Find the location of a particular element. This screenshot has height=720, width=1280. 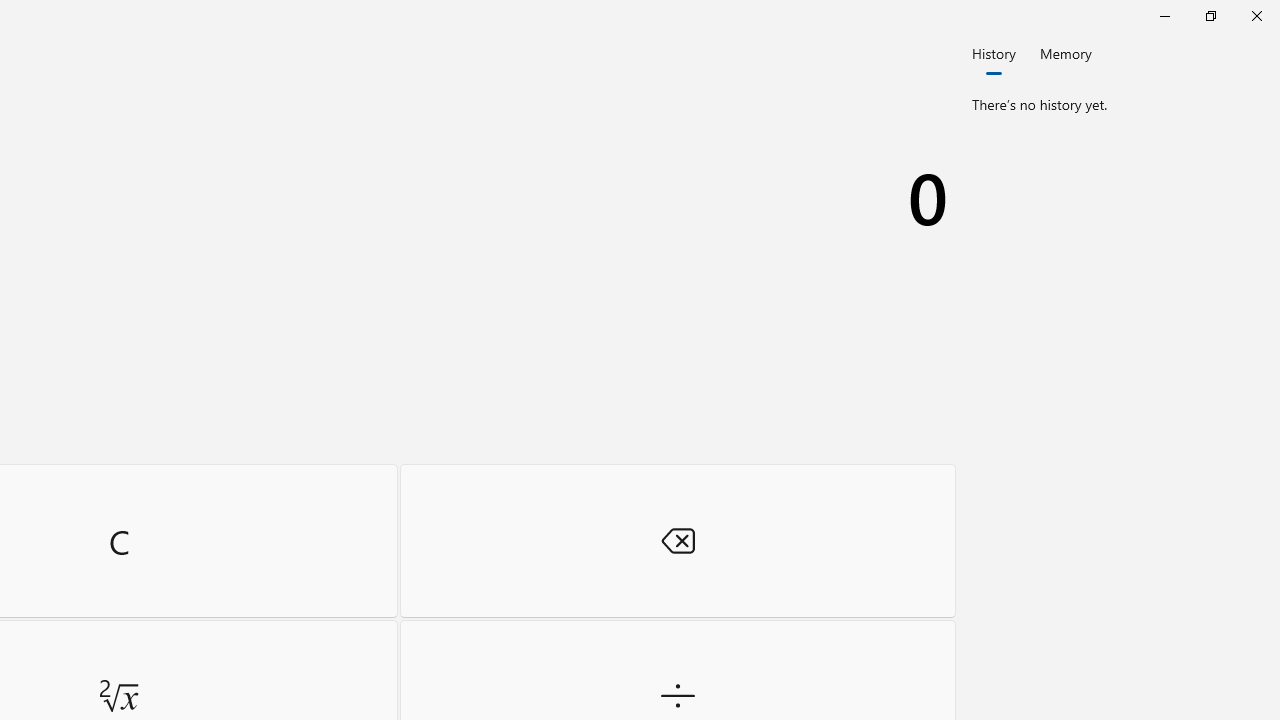

'Minimize Calculator' is located at coordinates (1164, 15).